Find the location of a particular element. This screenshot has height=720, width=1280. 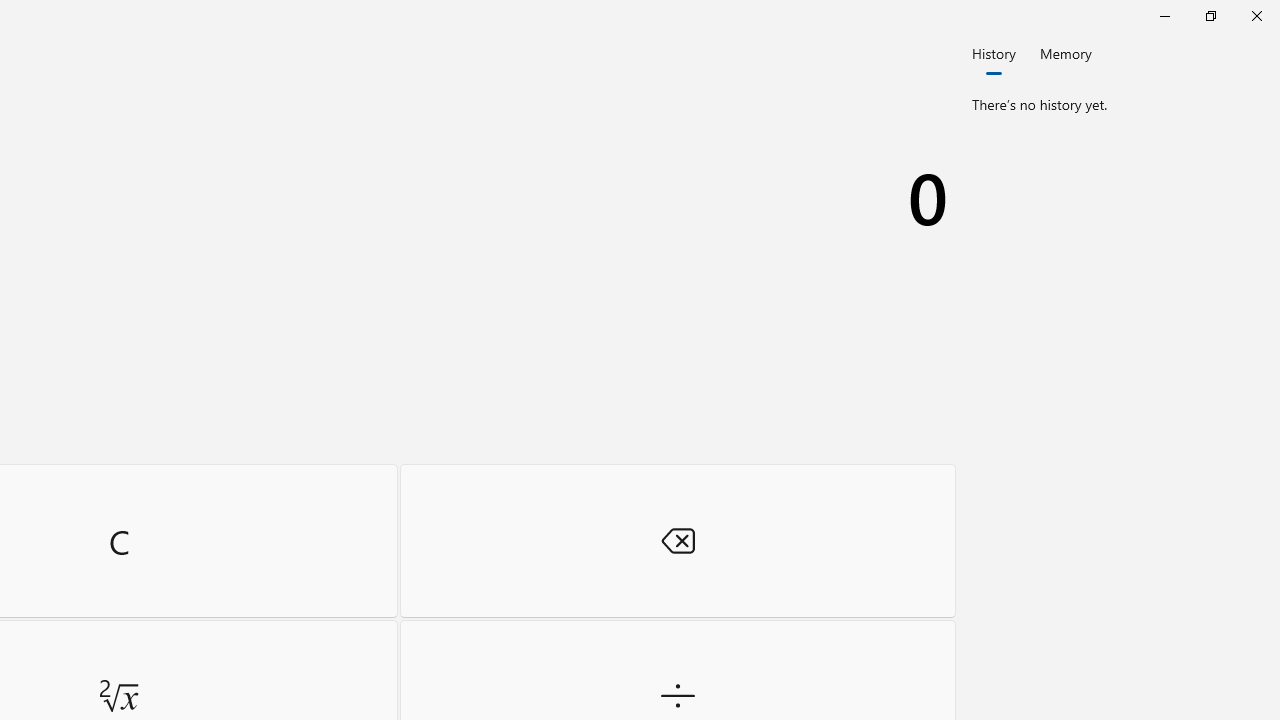

'Minimize Calculator' is located at coordinates (1164, 15).